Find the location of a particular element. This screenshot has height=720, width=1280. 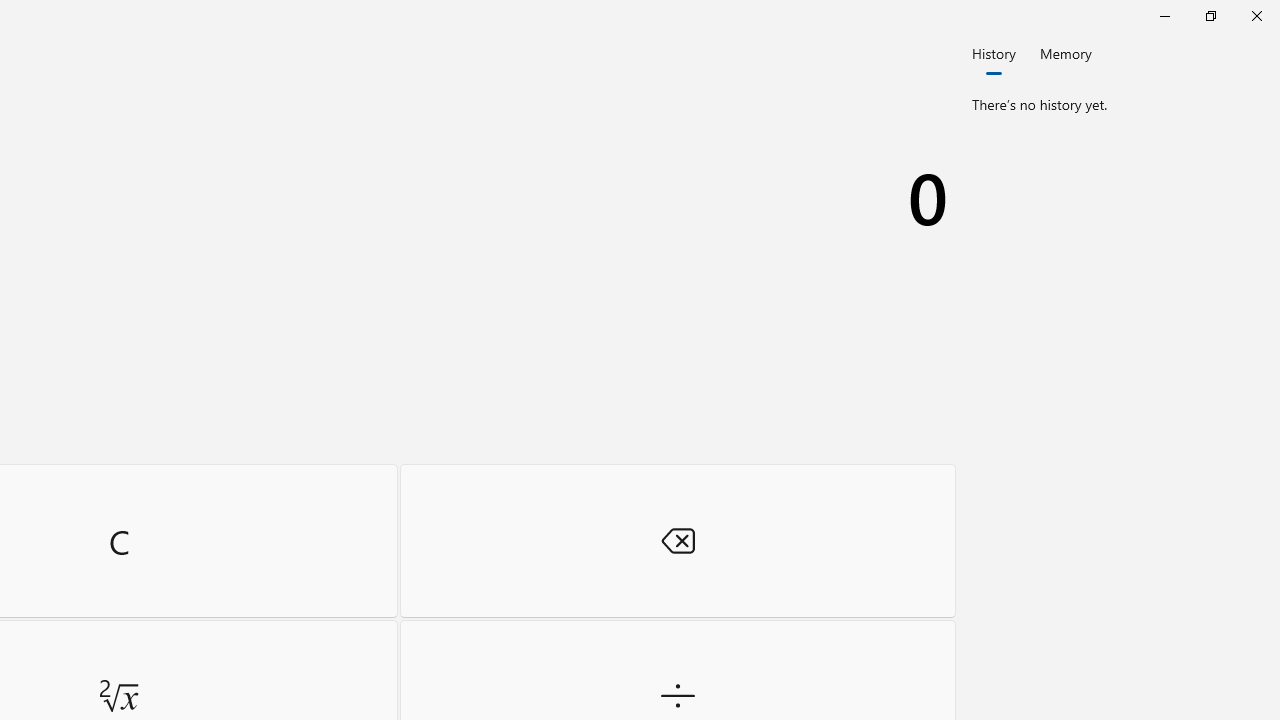

'Minimize Calculator' is located at coordinates (1164, 15).